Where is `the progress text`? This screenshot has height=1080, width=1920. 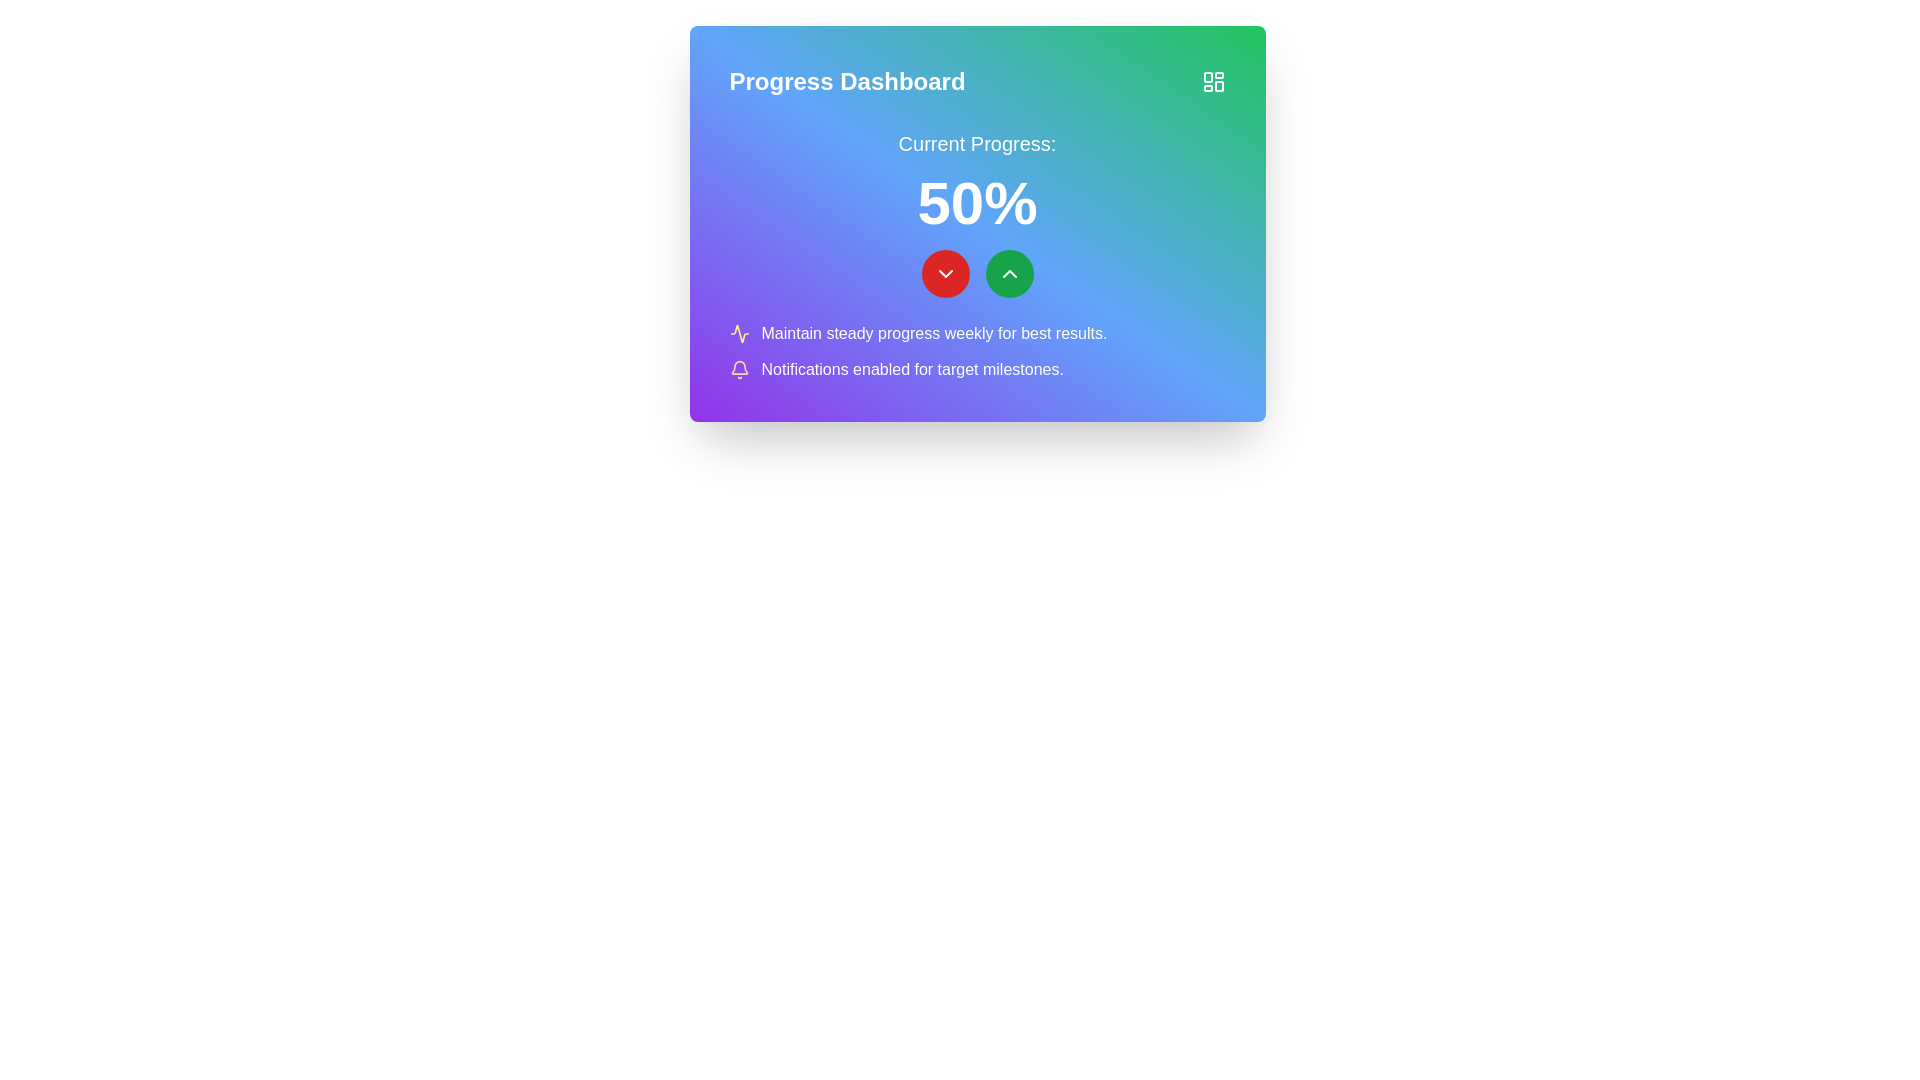 the progress text is located at coordinates (977, 213).